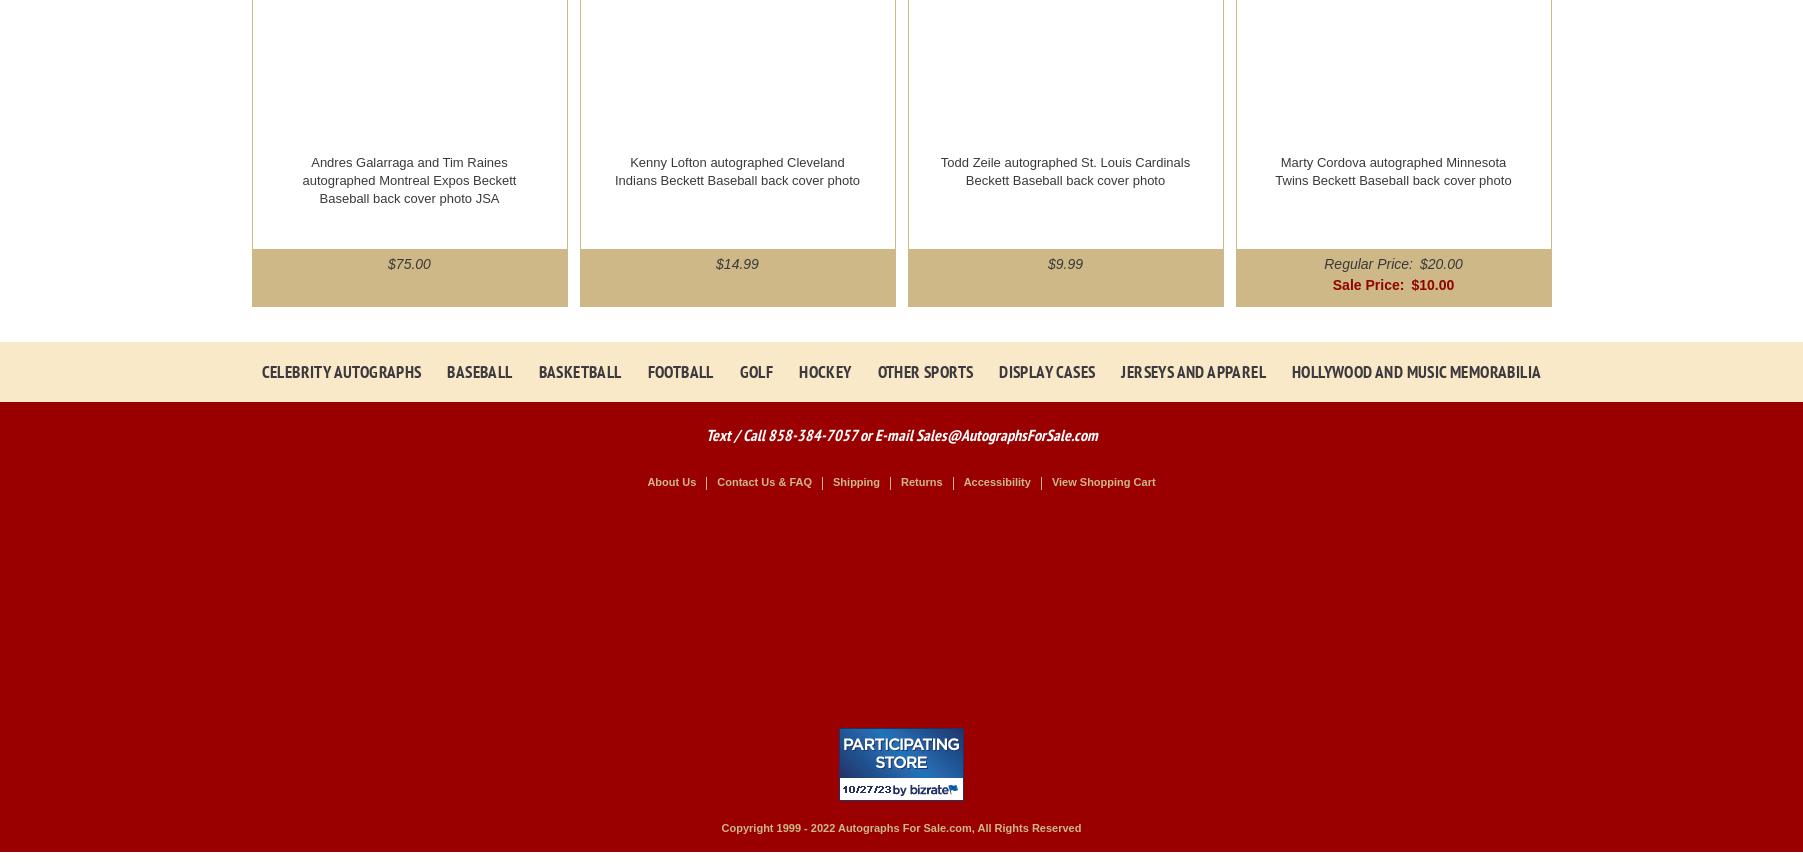 The width and height of the screenshot is (1803, 868). I want to click on '$10.00', so click(1432, 284).